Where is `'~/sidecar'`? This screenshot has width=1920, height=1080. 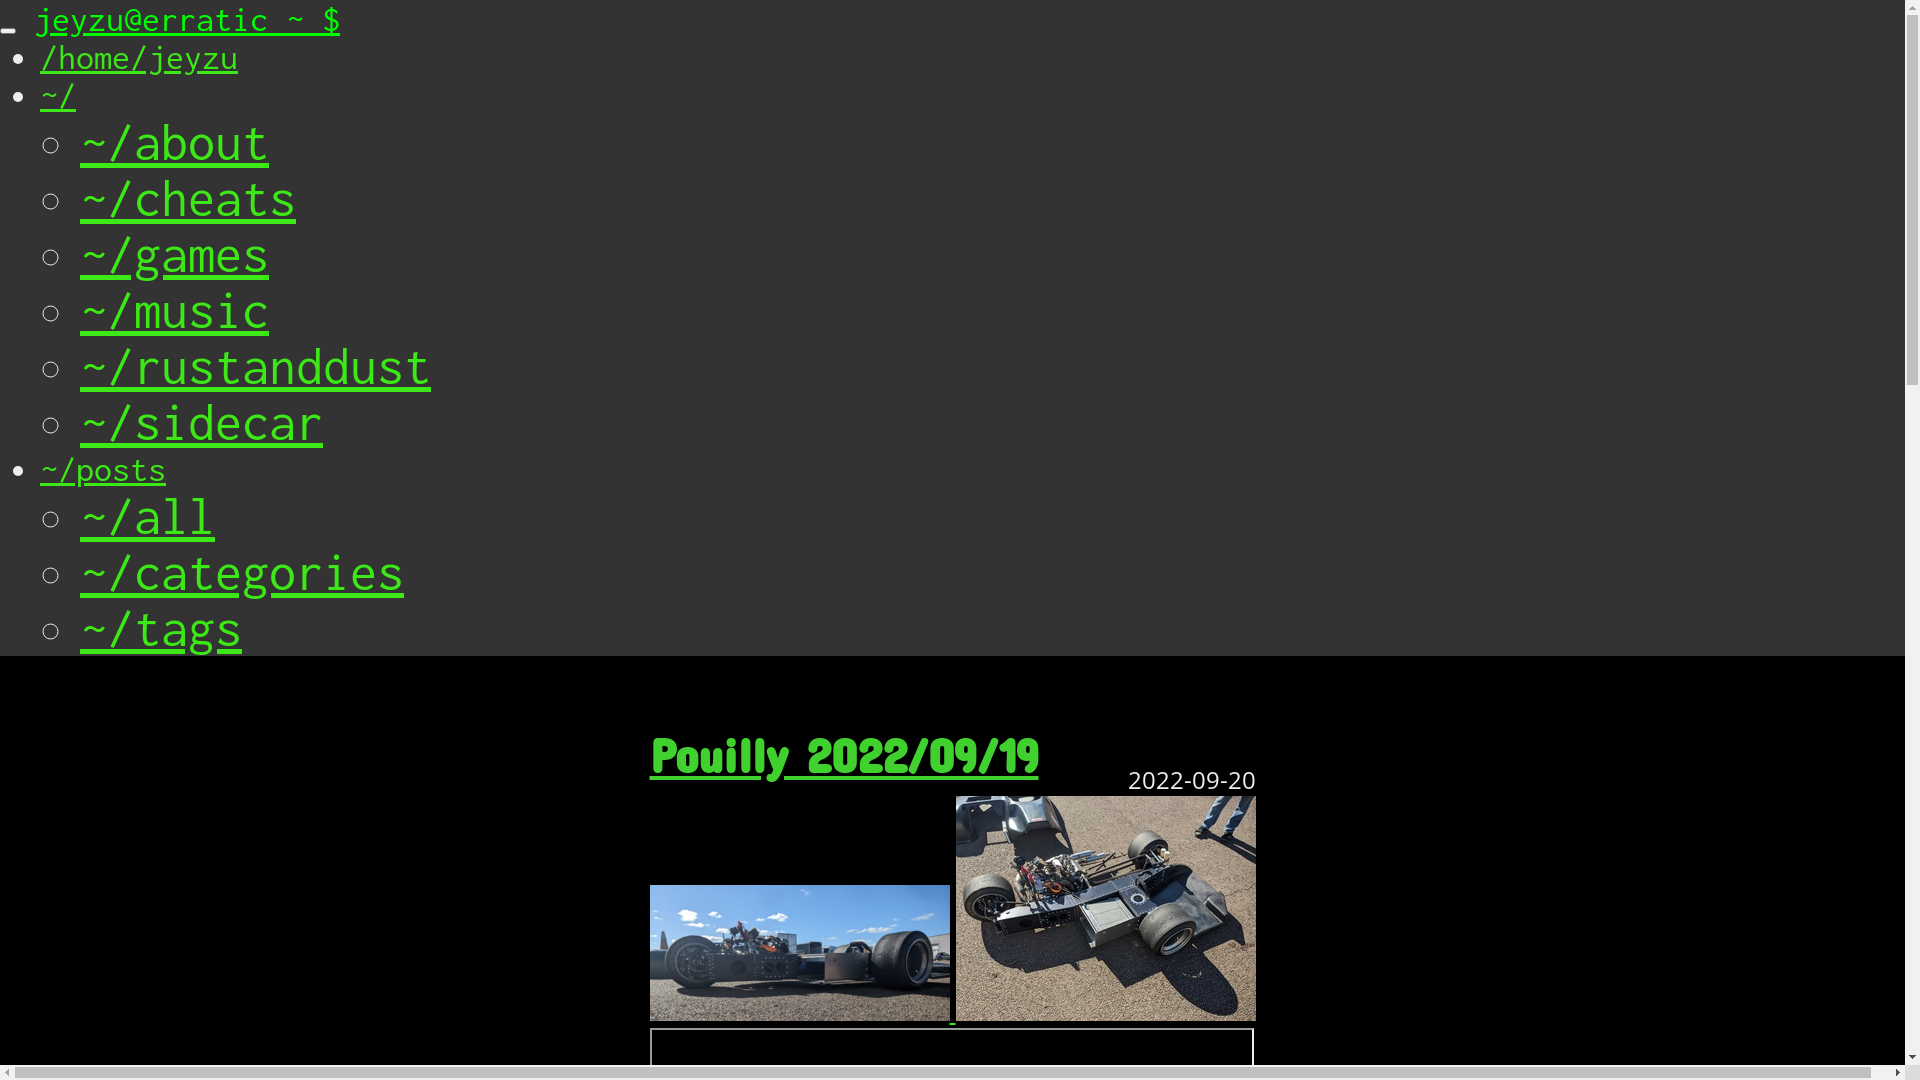
'~/sidecar' is located at coordinates (201, 420).